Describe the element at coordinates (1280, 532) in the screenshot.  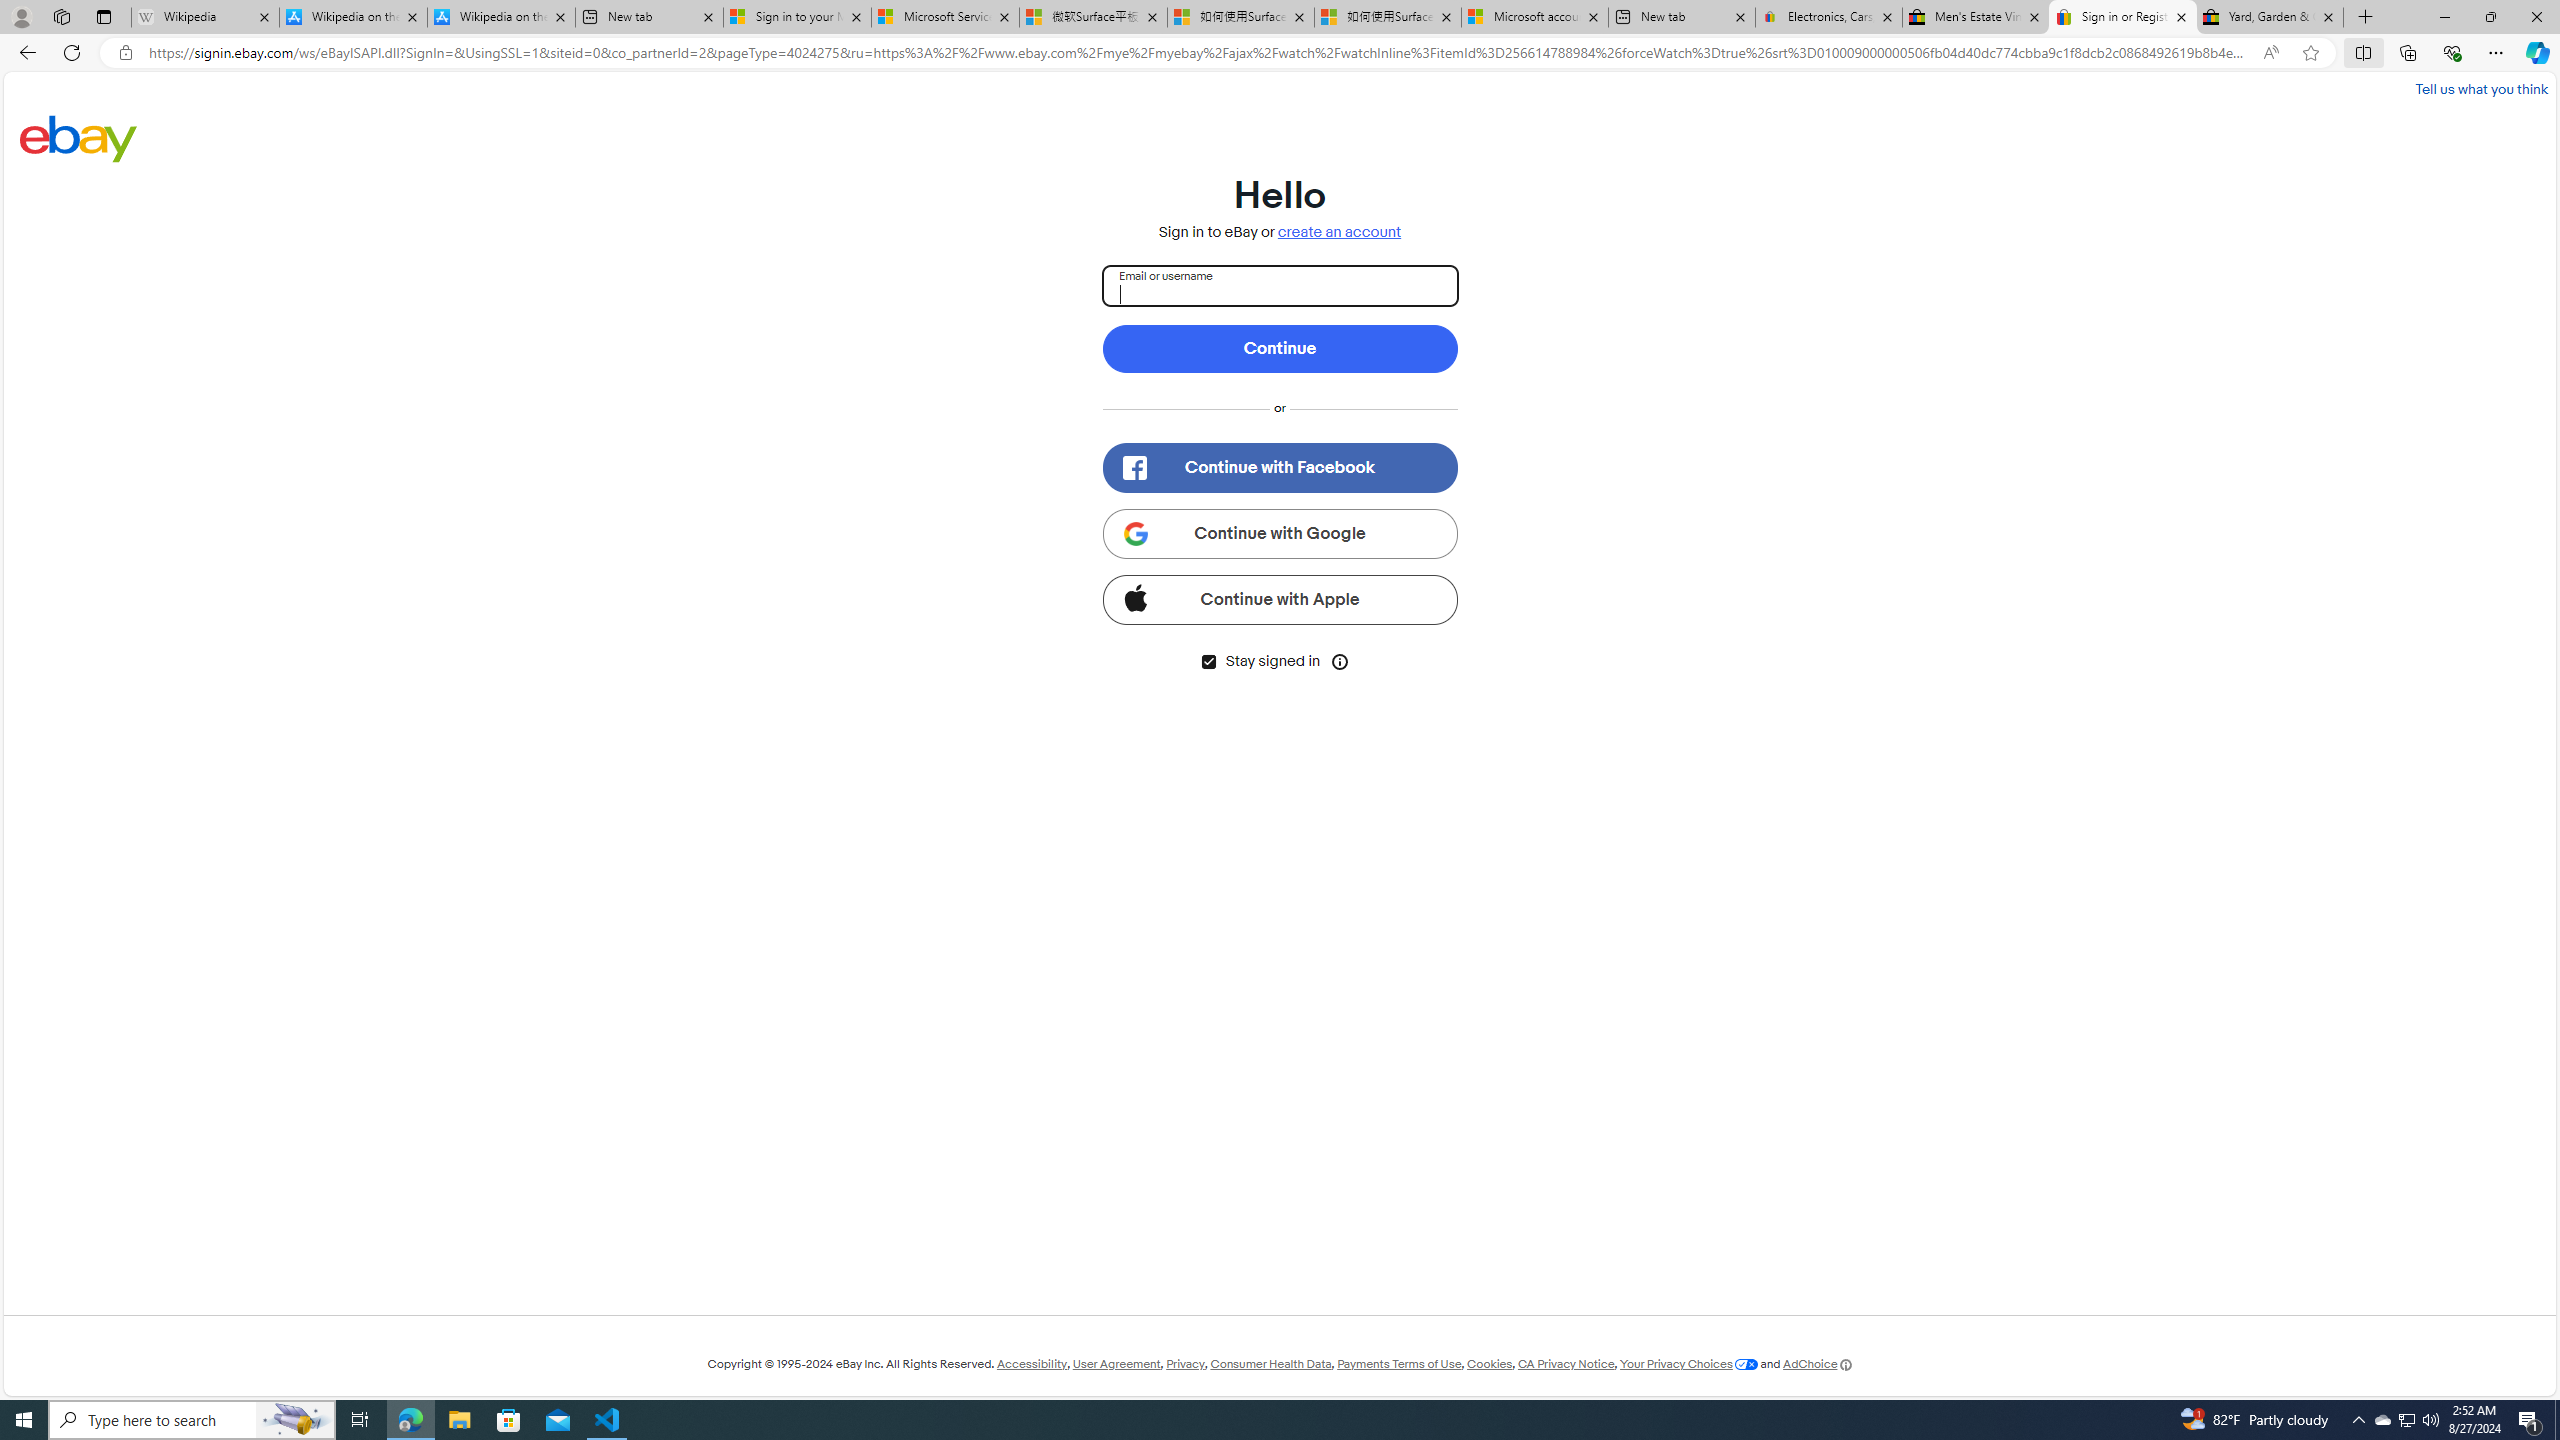
I see `'Continue with Google'` at that location.